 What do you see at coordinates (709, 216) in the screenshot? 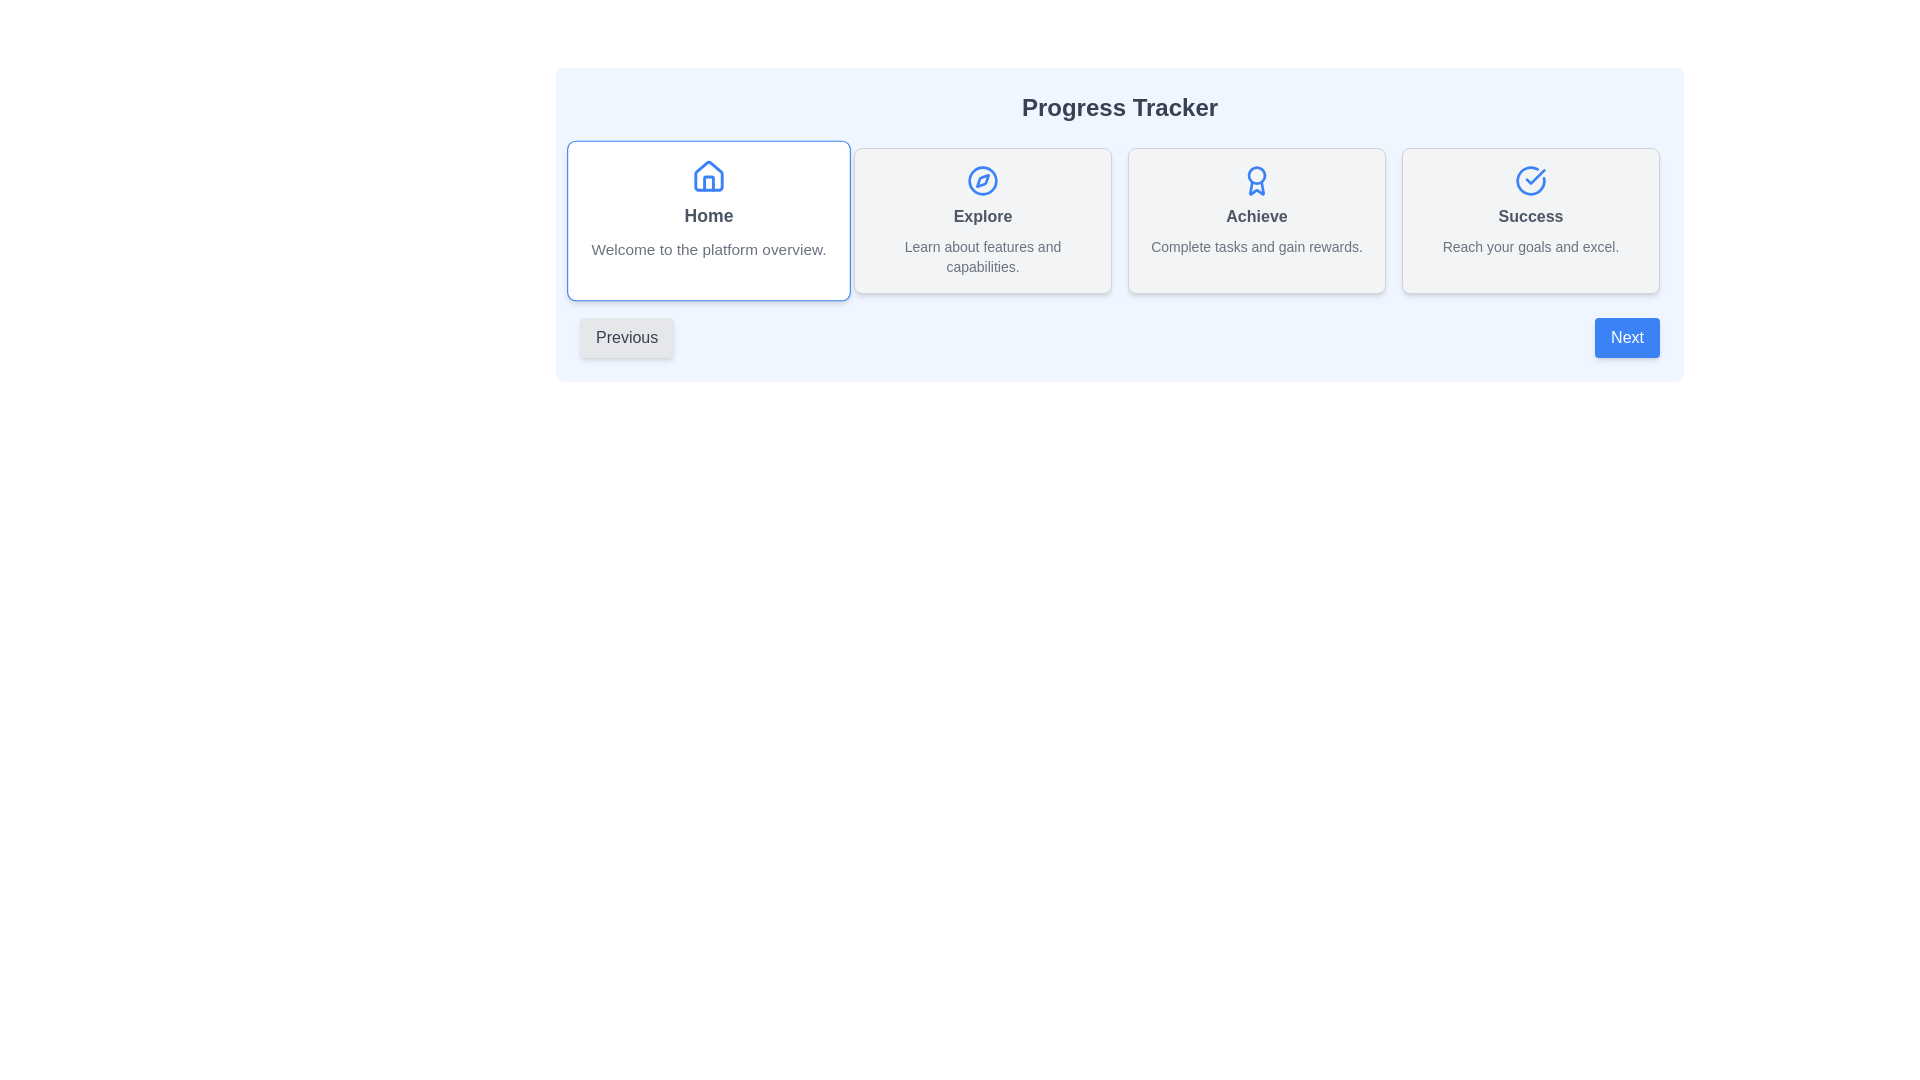
I see `the text label that says 'Home', which is bold and gray, located within the first card in a series of four, beneath a blue house icon` at bounding box center [709, 216].